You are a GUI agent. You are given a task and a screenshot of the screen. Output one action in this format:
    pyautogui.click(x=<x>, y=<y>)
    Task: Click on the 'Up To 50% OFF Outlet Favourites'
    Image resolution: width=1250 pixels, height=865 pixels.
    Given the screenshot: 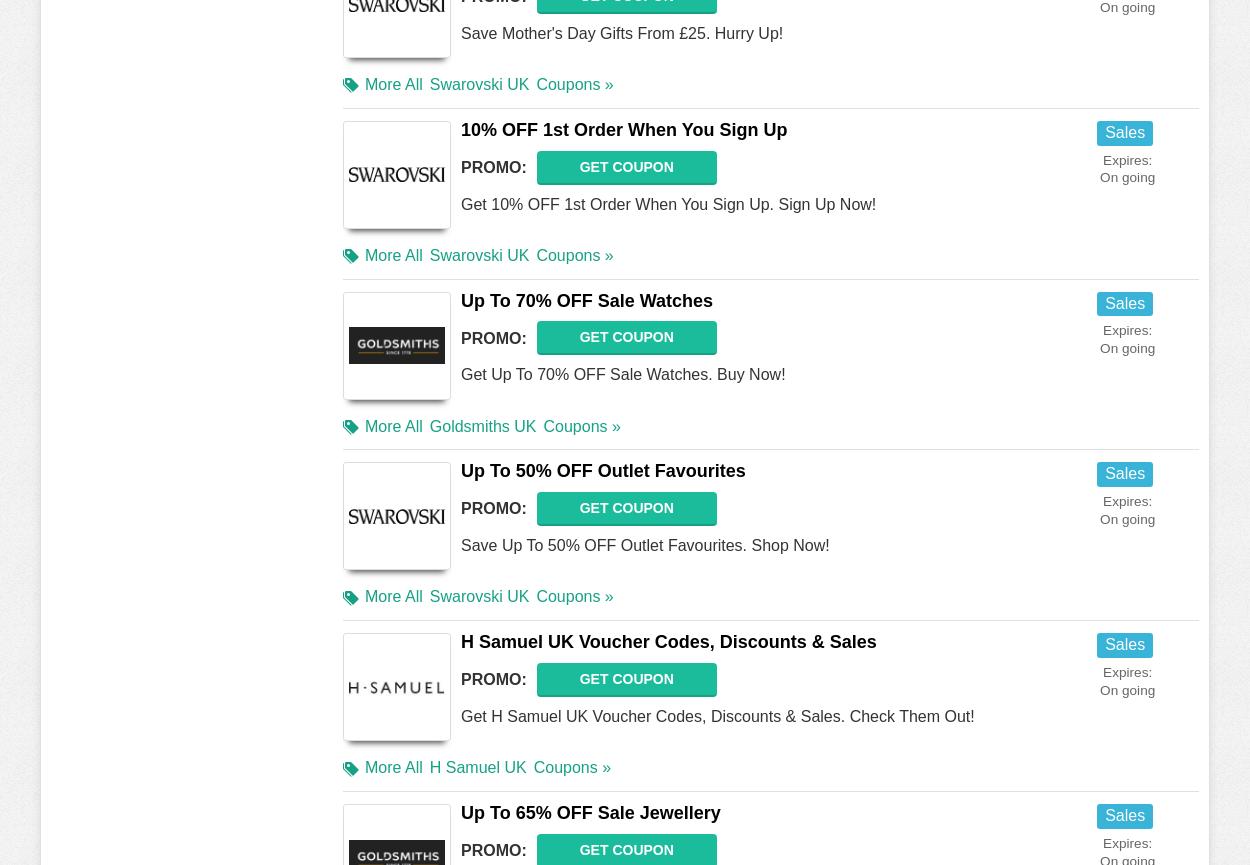 What is the action you would take?
    pyautogui.click(x=460, y=469)
    